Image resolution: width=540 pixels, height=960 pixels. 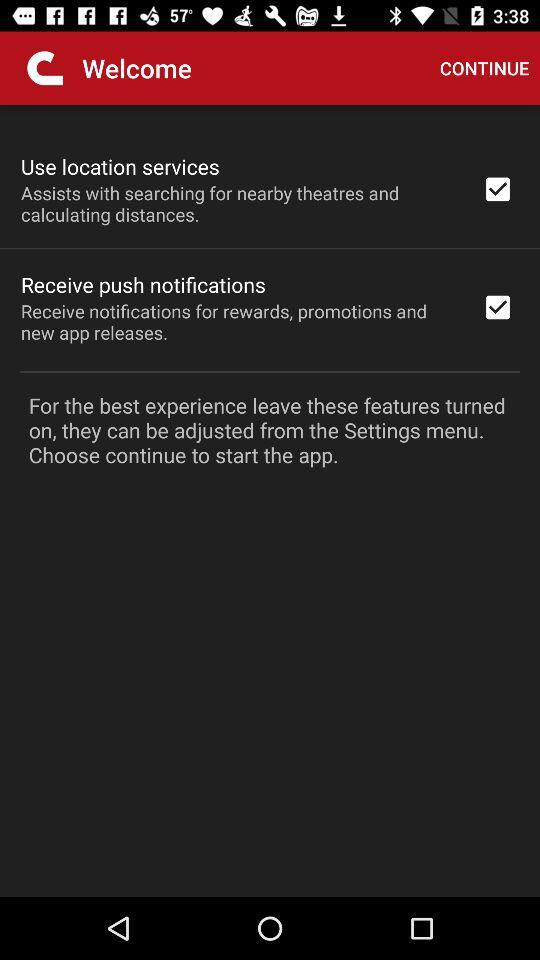 What do you see at coordinates (120, 165) in the screenshot?
I see `icon above assists with searching item` at bounding box center [120, 165].